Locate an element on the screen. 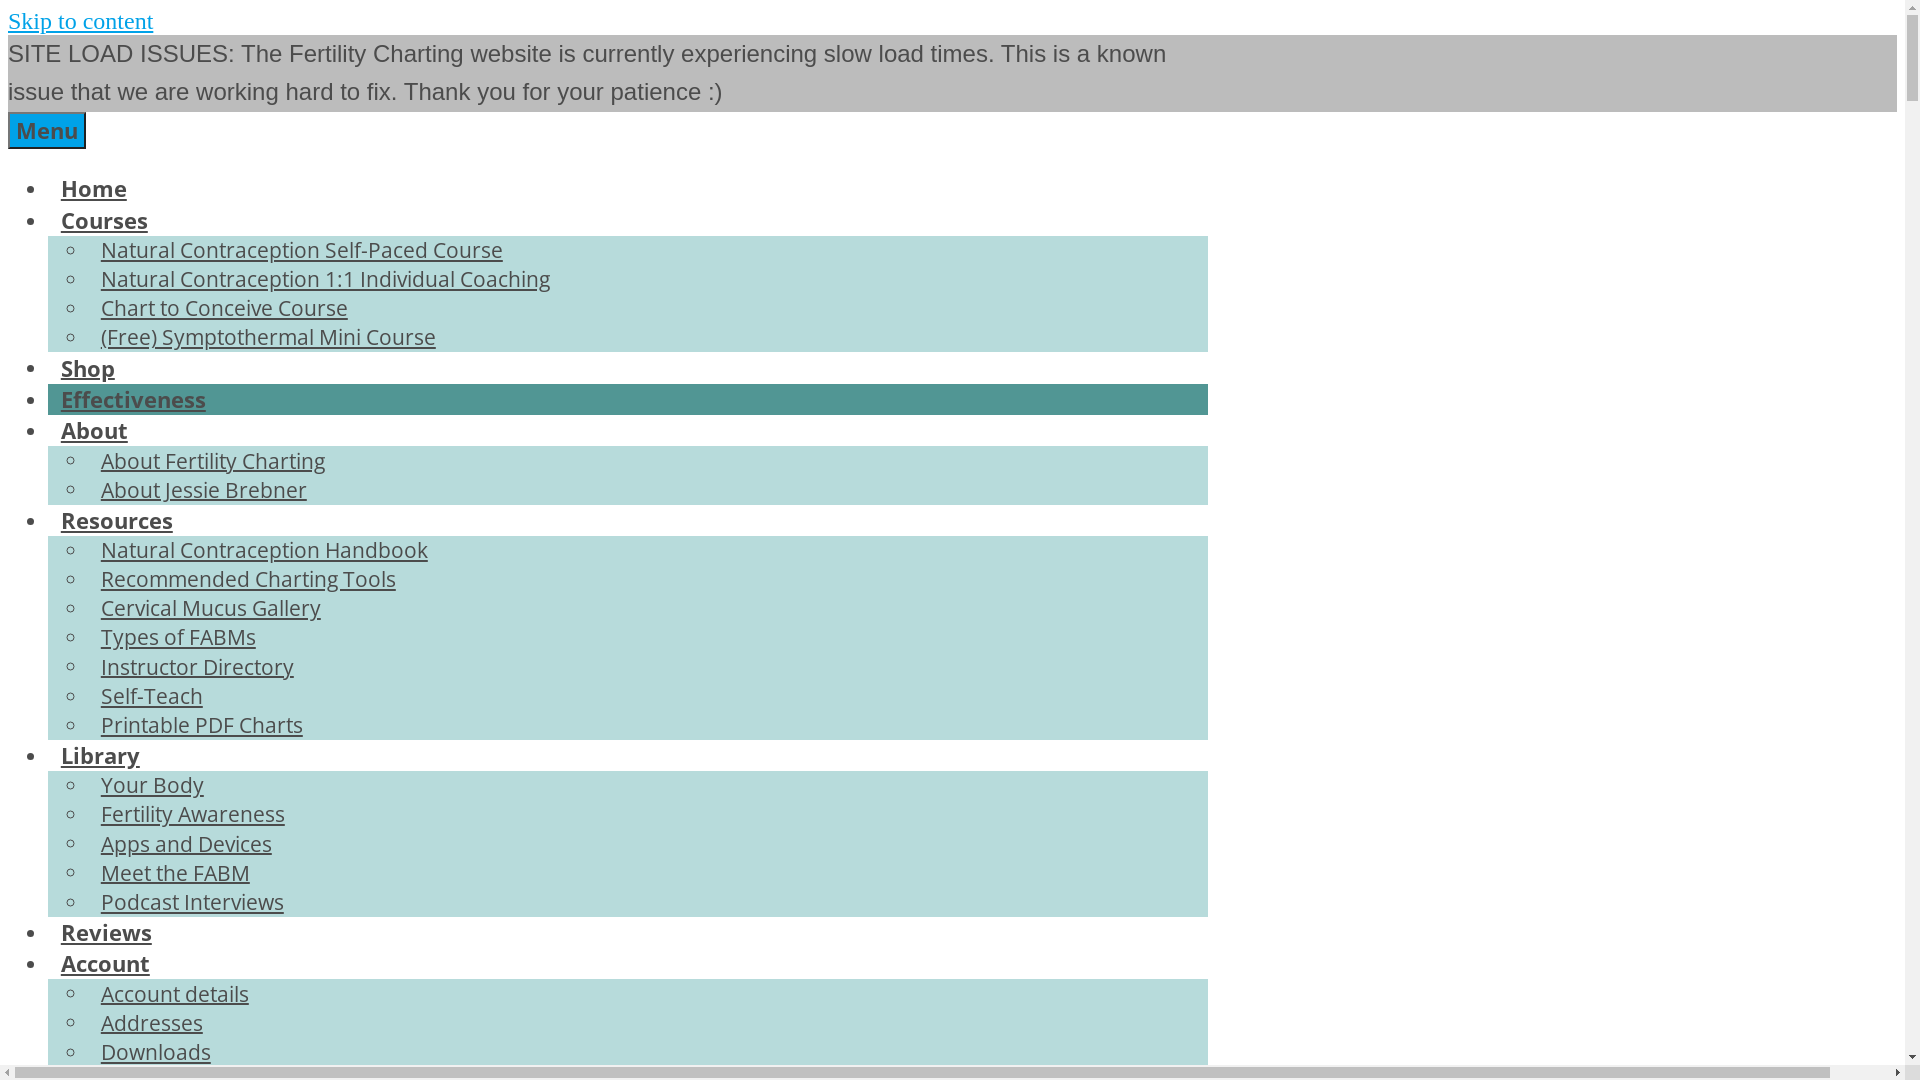  'Menu' is located at coordinates (47, 130).